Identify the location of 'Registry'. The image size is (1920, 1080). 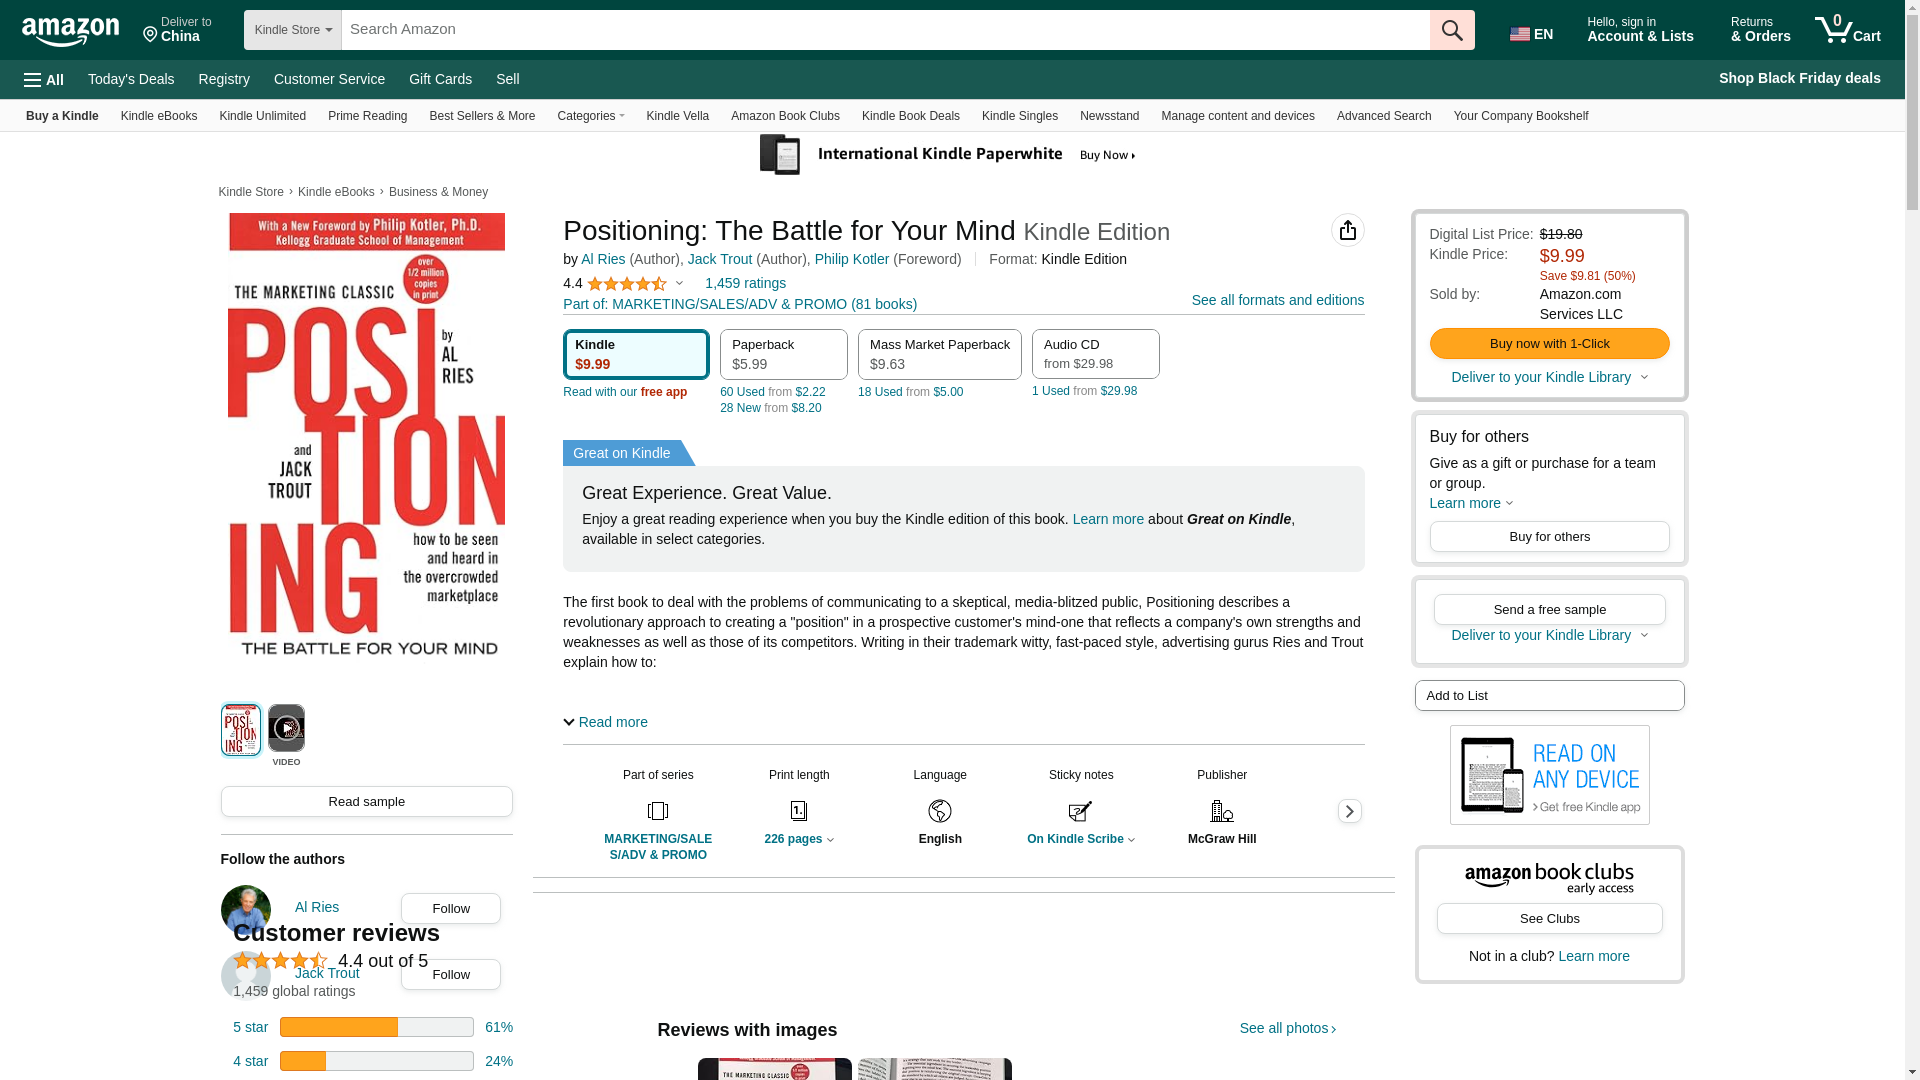
(187, 77).